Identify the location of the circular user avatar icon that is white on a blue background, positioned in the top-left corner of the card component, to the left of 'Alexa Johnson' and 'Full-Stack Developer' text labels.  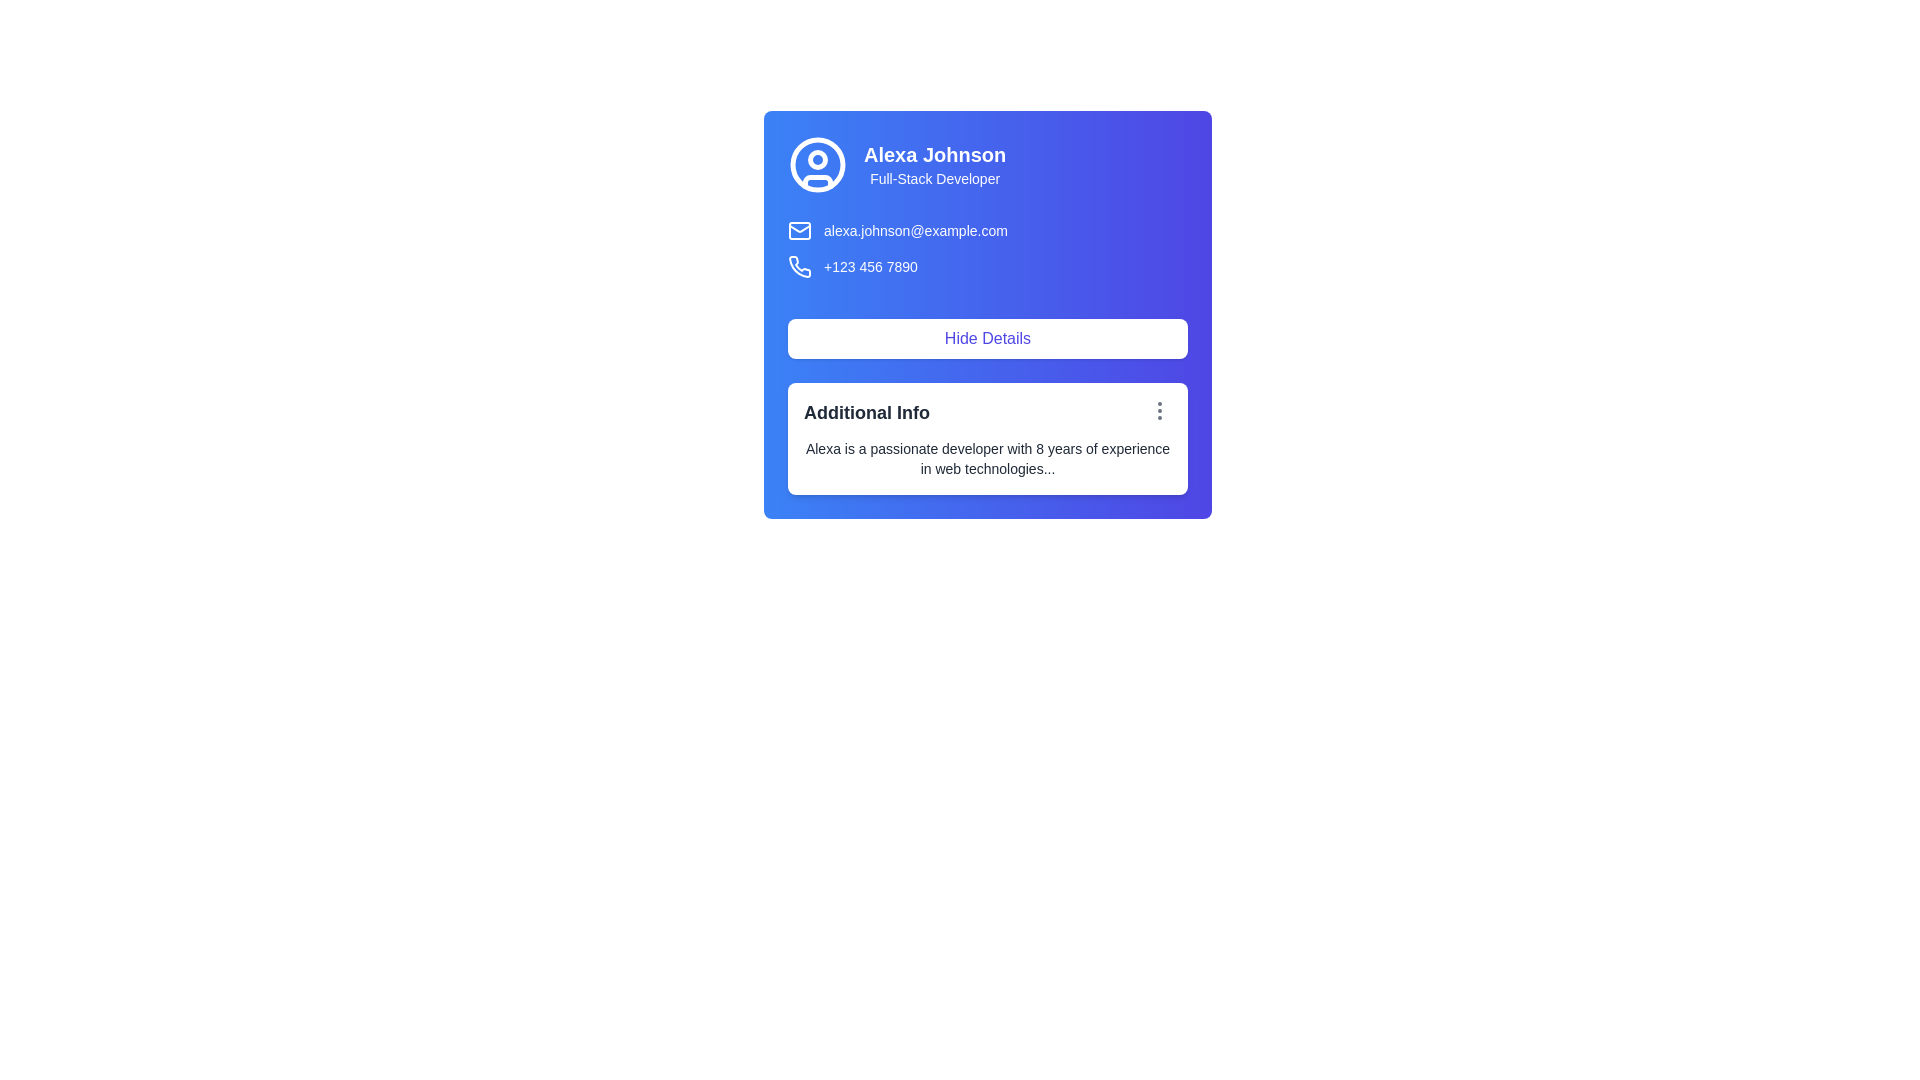
(817, 164).